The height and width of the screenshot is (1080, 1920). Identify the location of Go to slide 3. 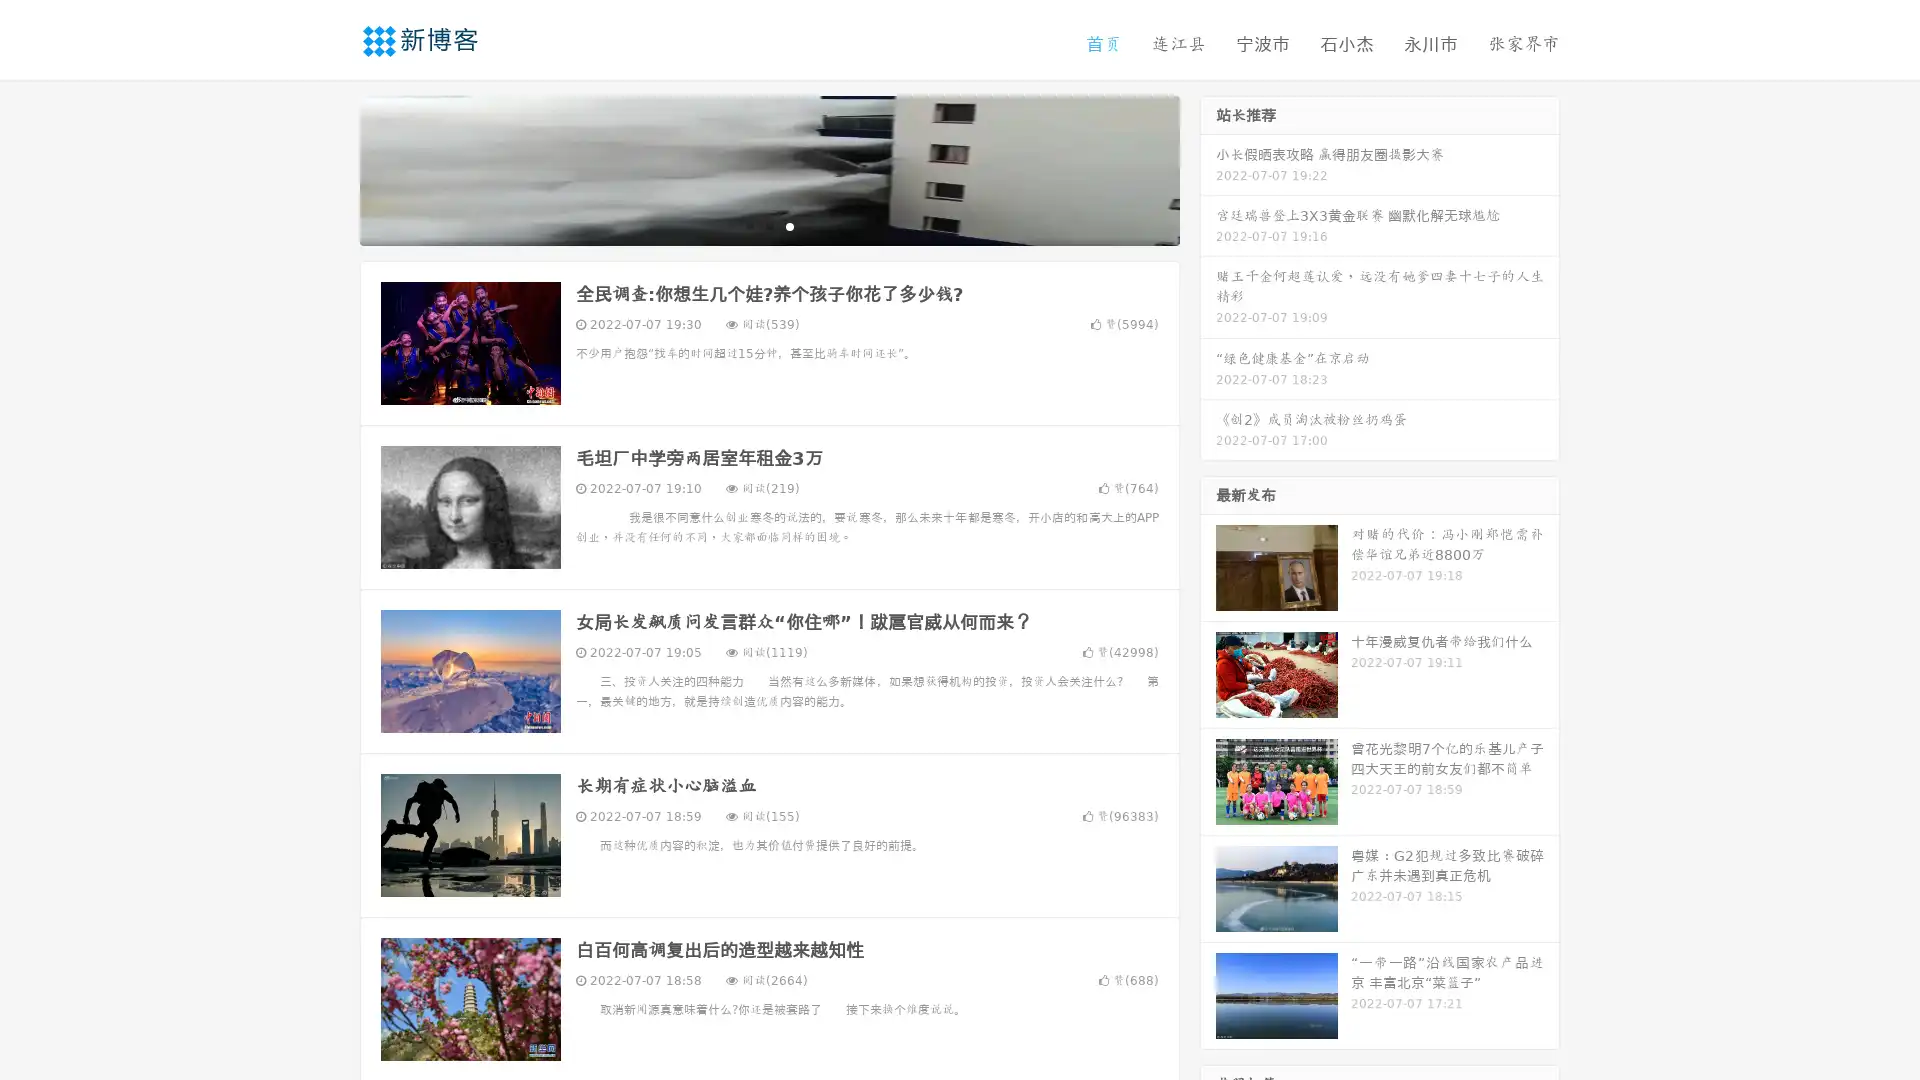
(789, 225).